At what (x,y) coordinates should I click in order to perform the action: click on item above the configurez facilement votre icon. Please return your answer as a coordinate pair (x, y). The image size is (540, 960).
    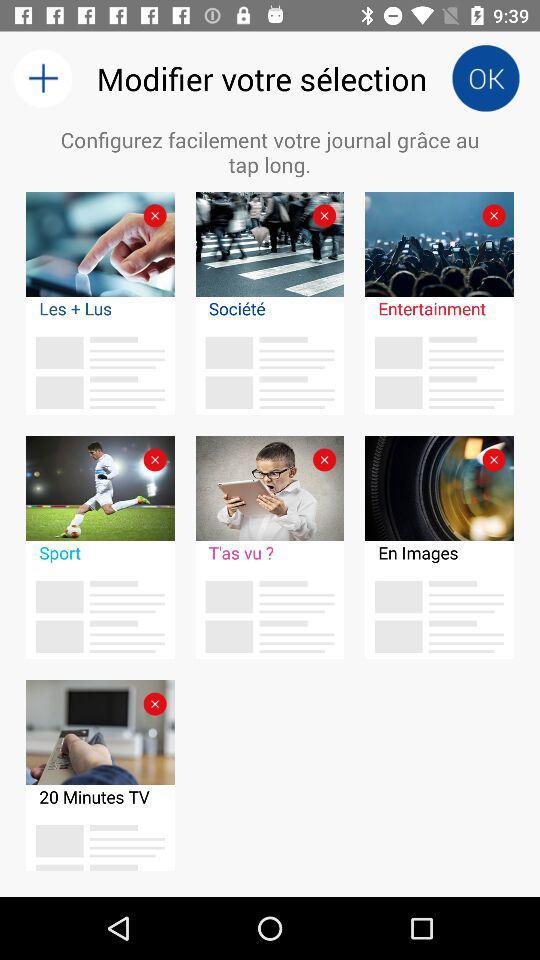
    Looking at the image, I should click on (485, 78).